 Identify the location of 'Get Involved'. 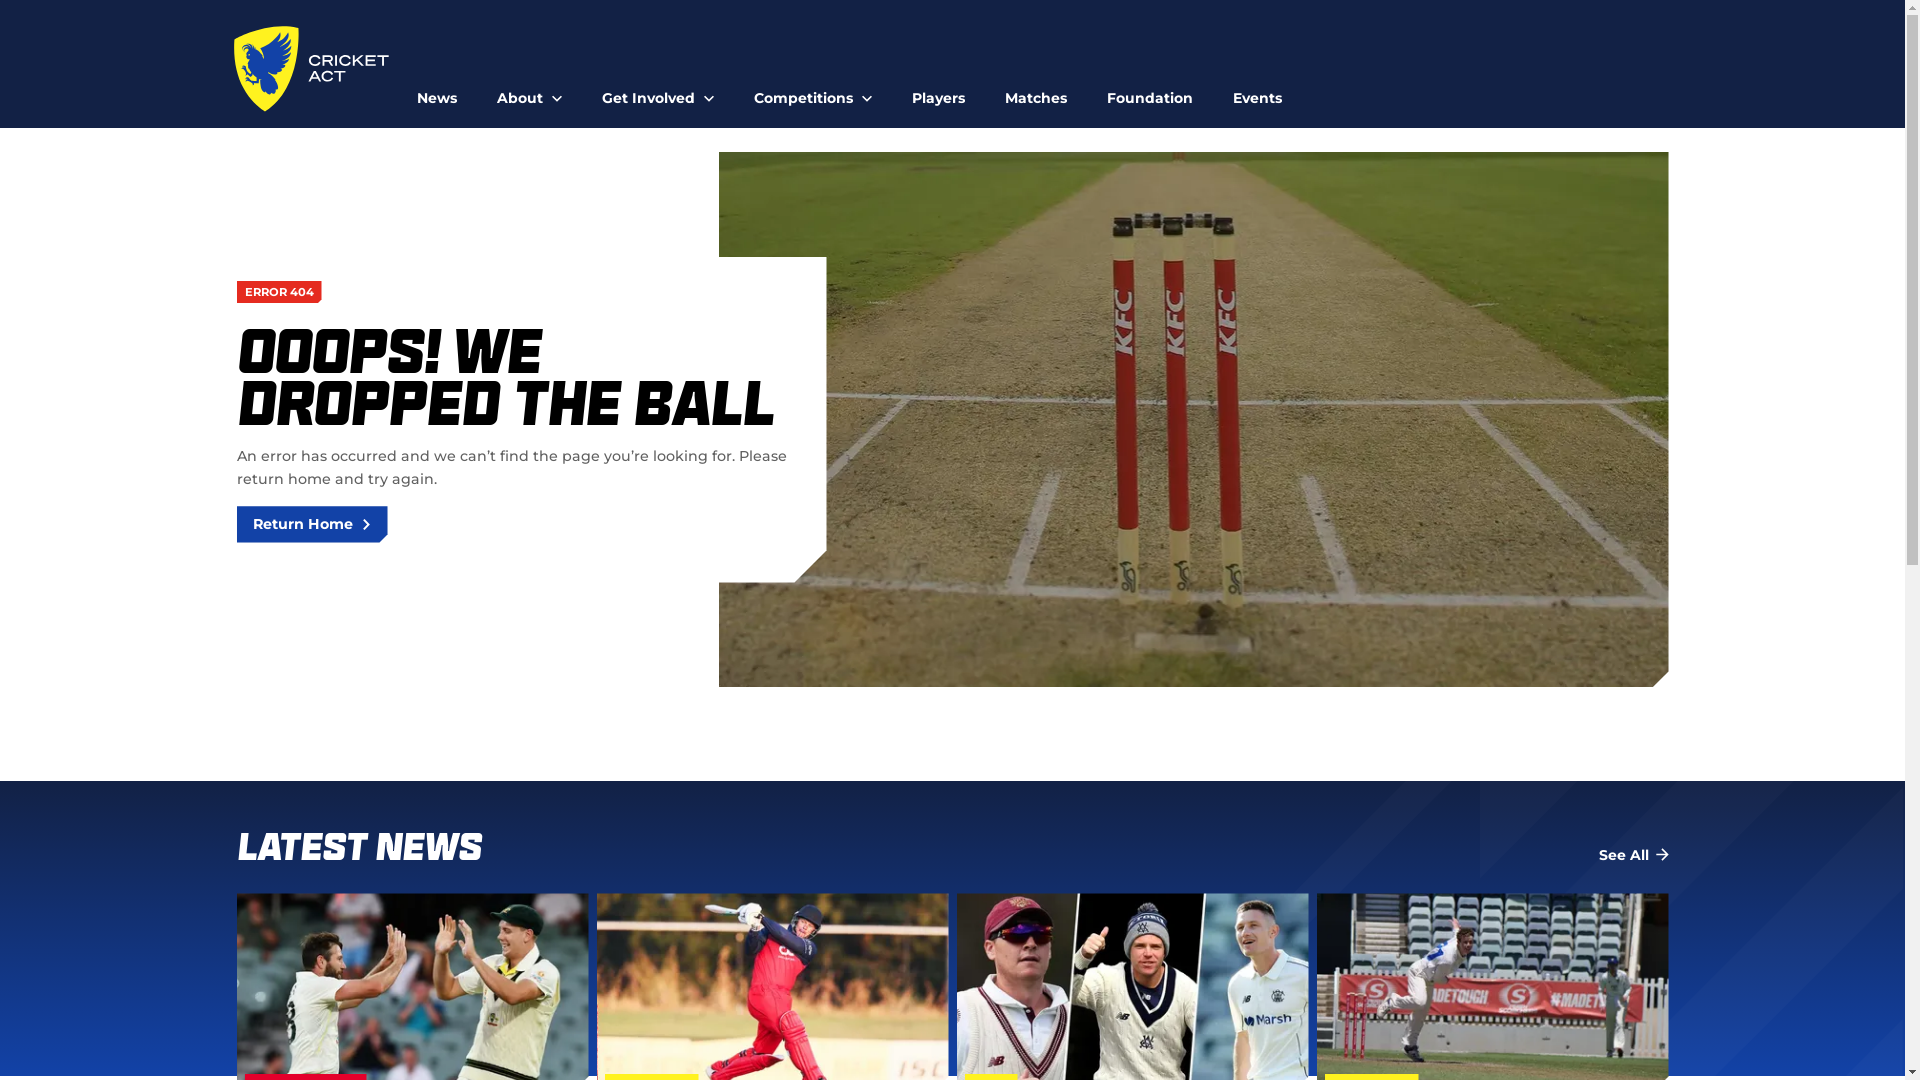
(657, 88).